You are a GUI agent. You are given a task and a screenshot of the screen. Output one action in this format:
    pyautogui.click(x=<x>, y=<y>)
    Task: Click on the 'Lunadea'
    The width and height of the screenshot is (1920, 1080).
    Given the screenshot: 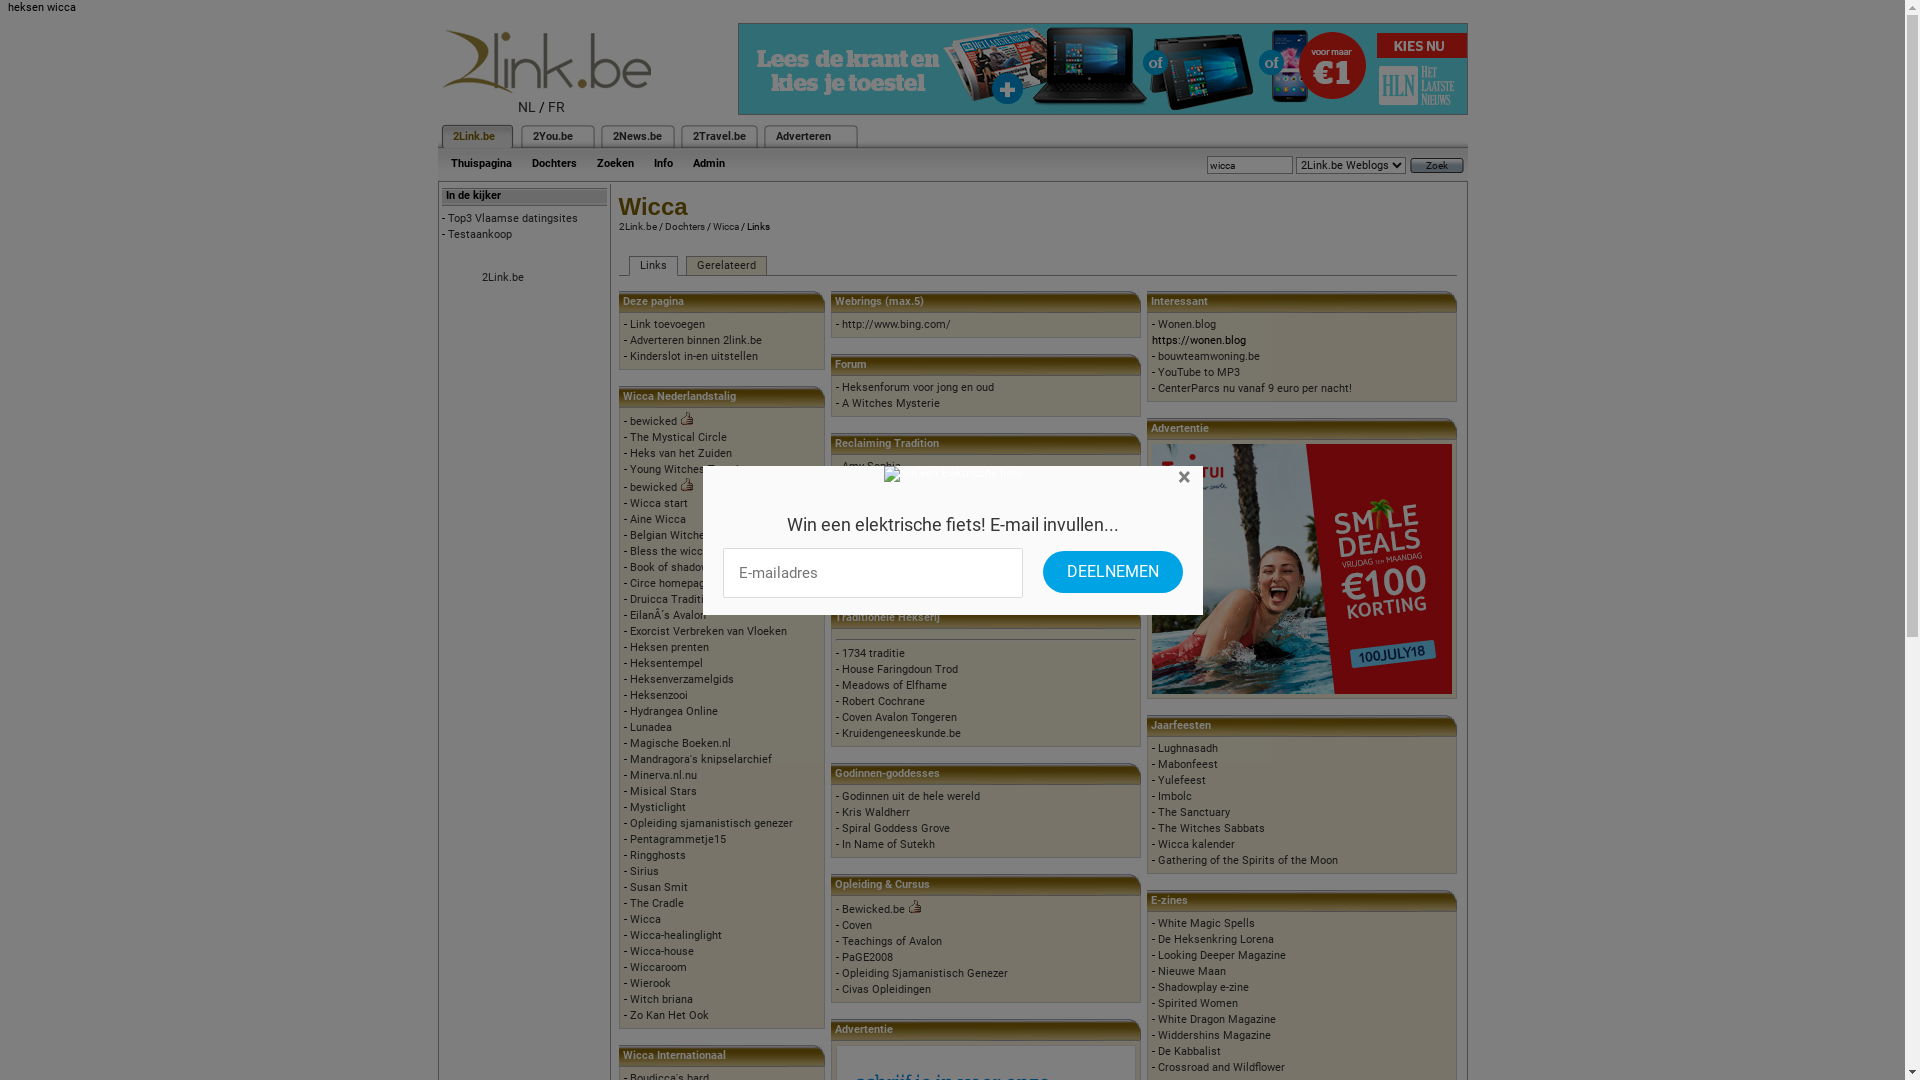 What is the action you would take?
    pyautogui.click(x=651, y=727)
    